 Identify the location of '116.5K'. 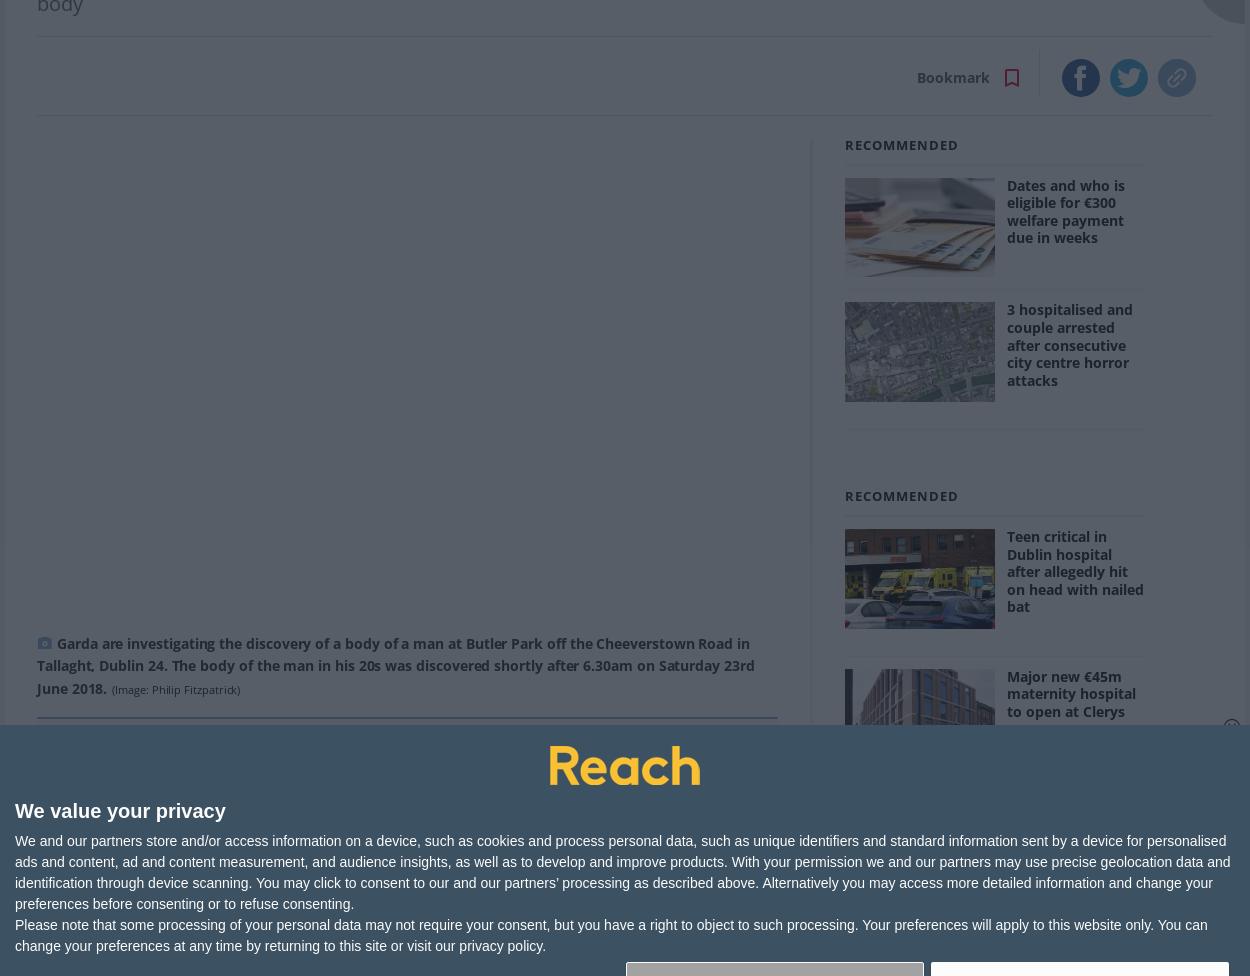
(939, 779).